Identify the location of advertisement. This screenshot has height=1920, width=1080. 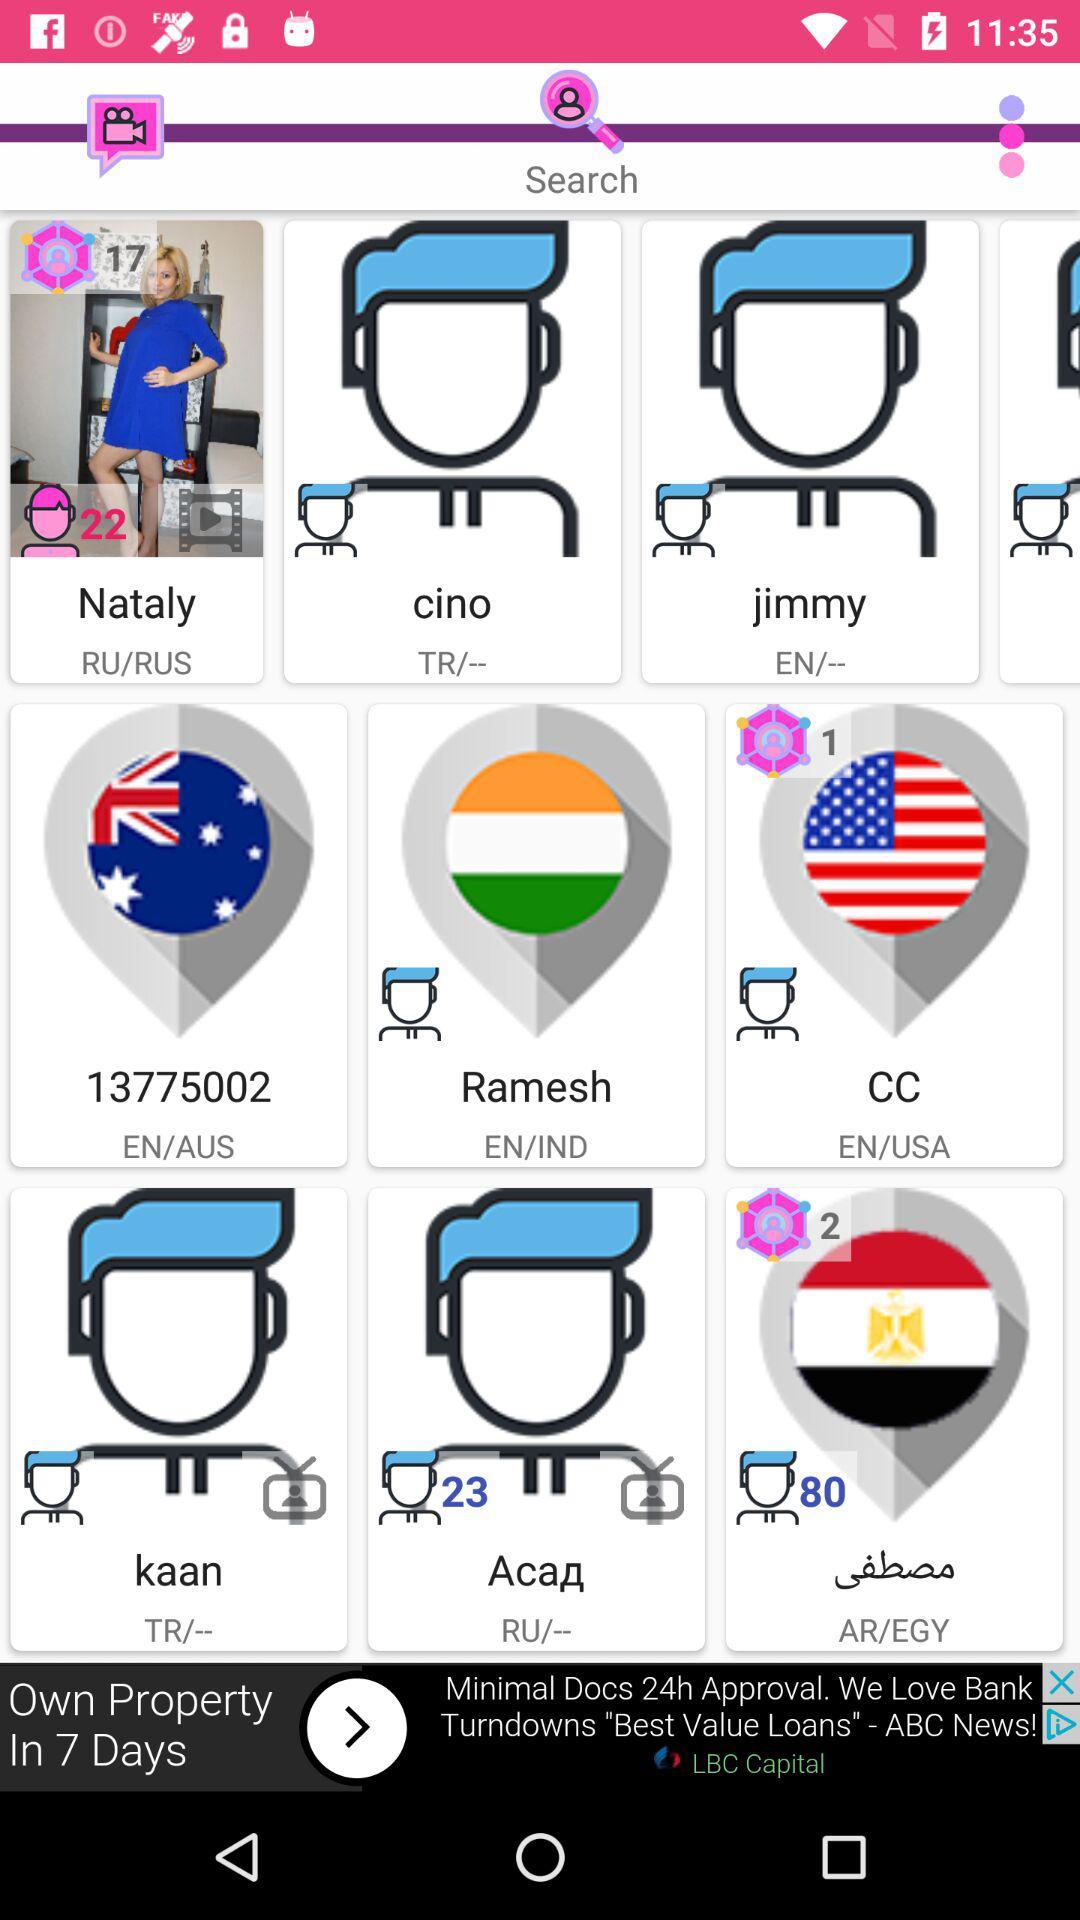
(540, 1727).